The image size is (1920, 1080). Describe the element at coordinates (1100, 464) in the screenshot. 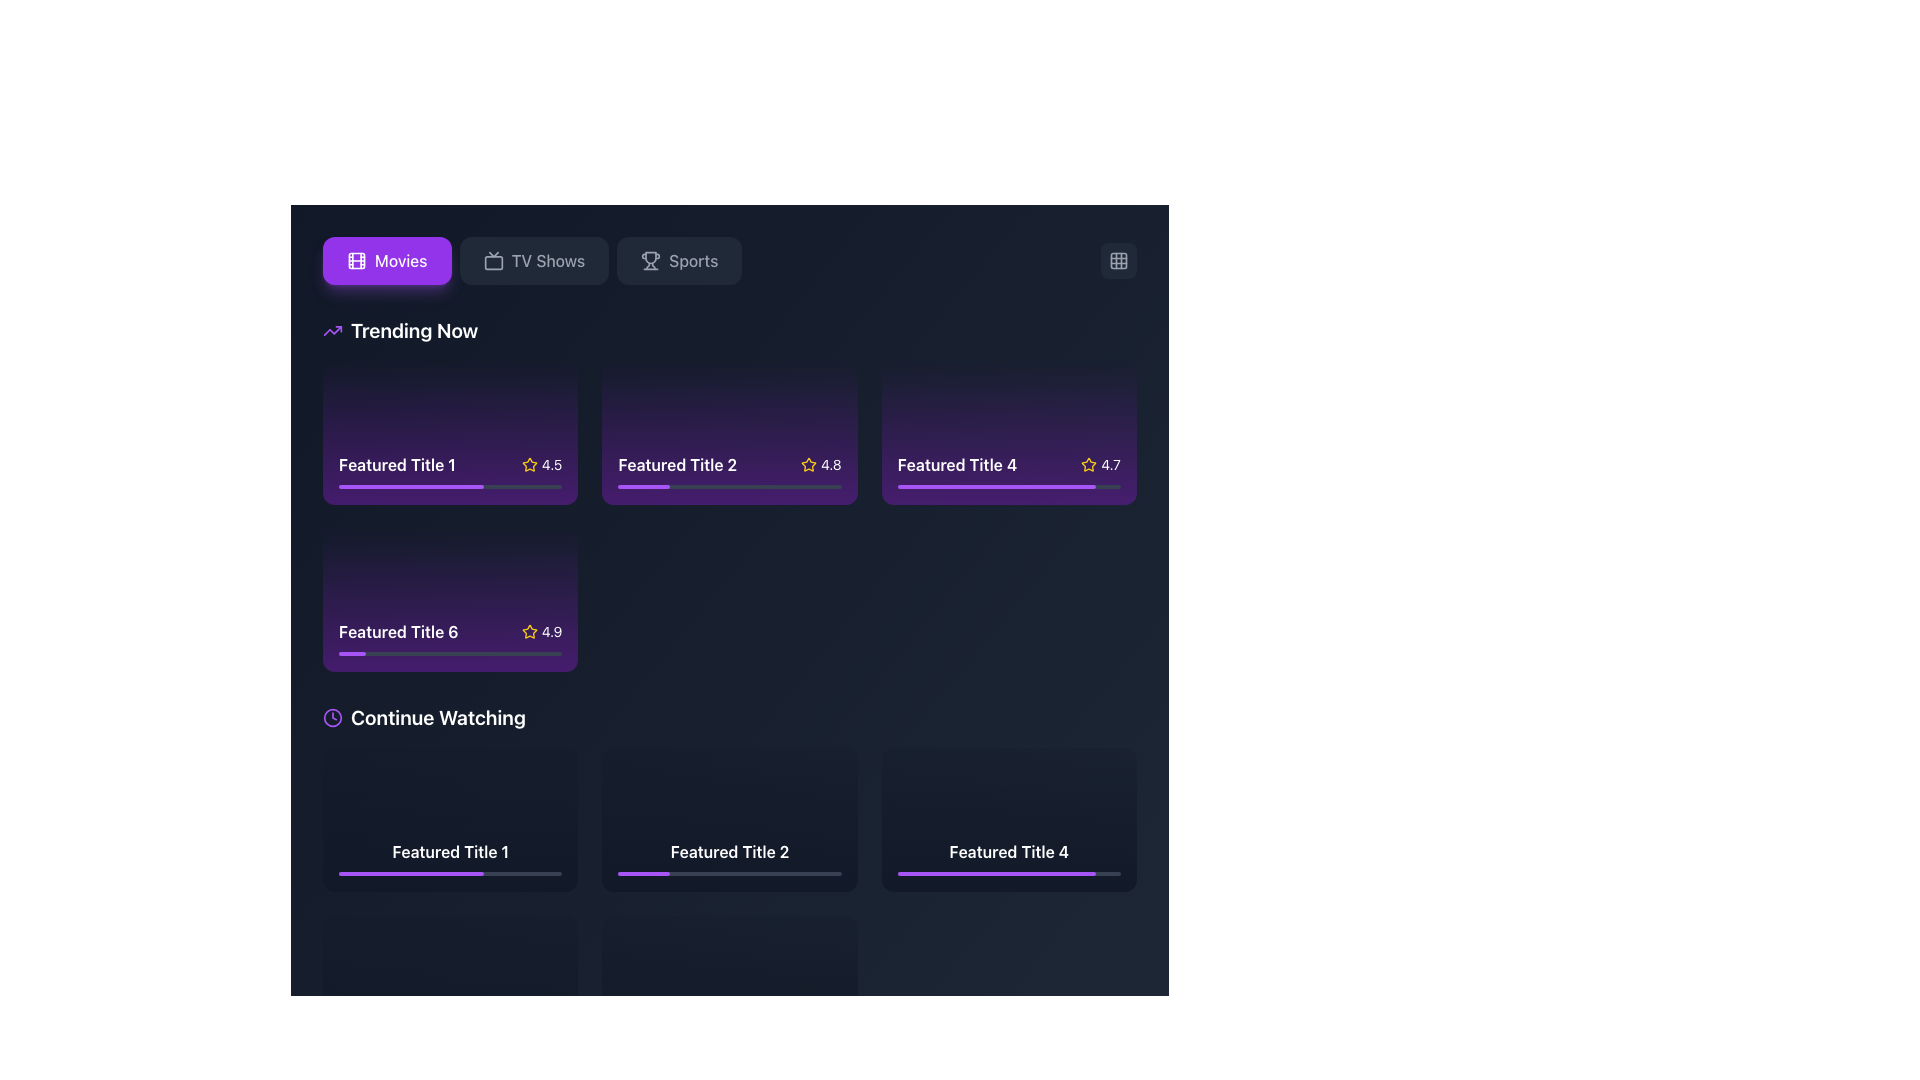

I see `the rating text element located in the top-right corner of the card titled 'Featured Title 4' in the 'Trending Now' section, positioned to the right of the star icon` at that location.